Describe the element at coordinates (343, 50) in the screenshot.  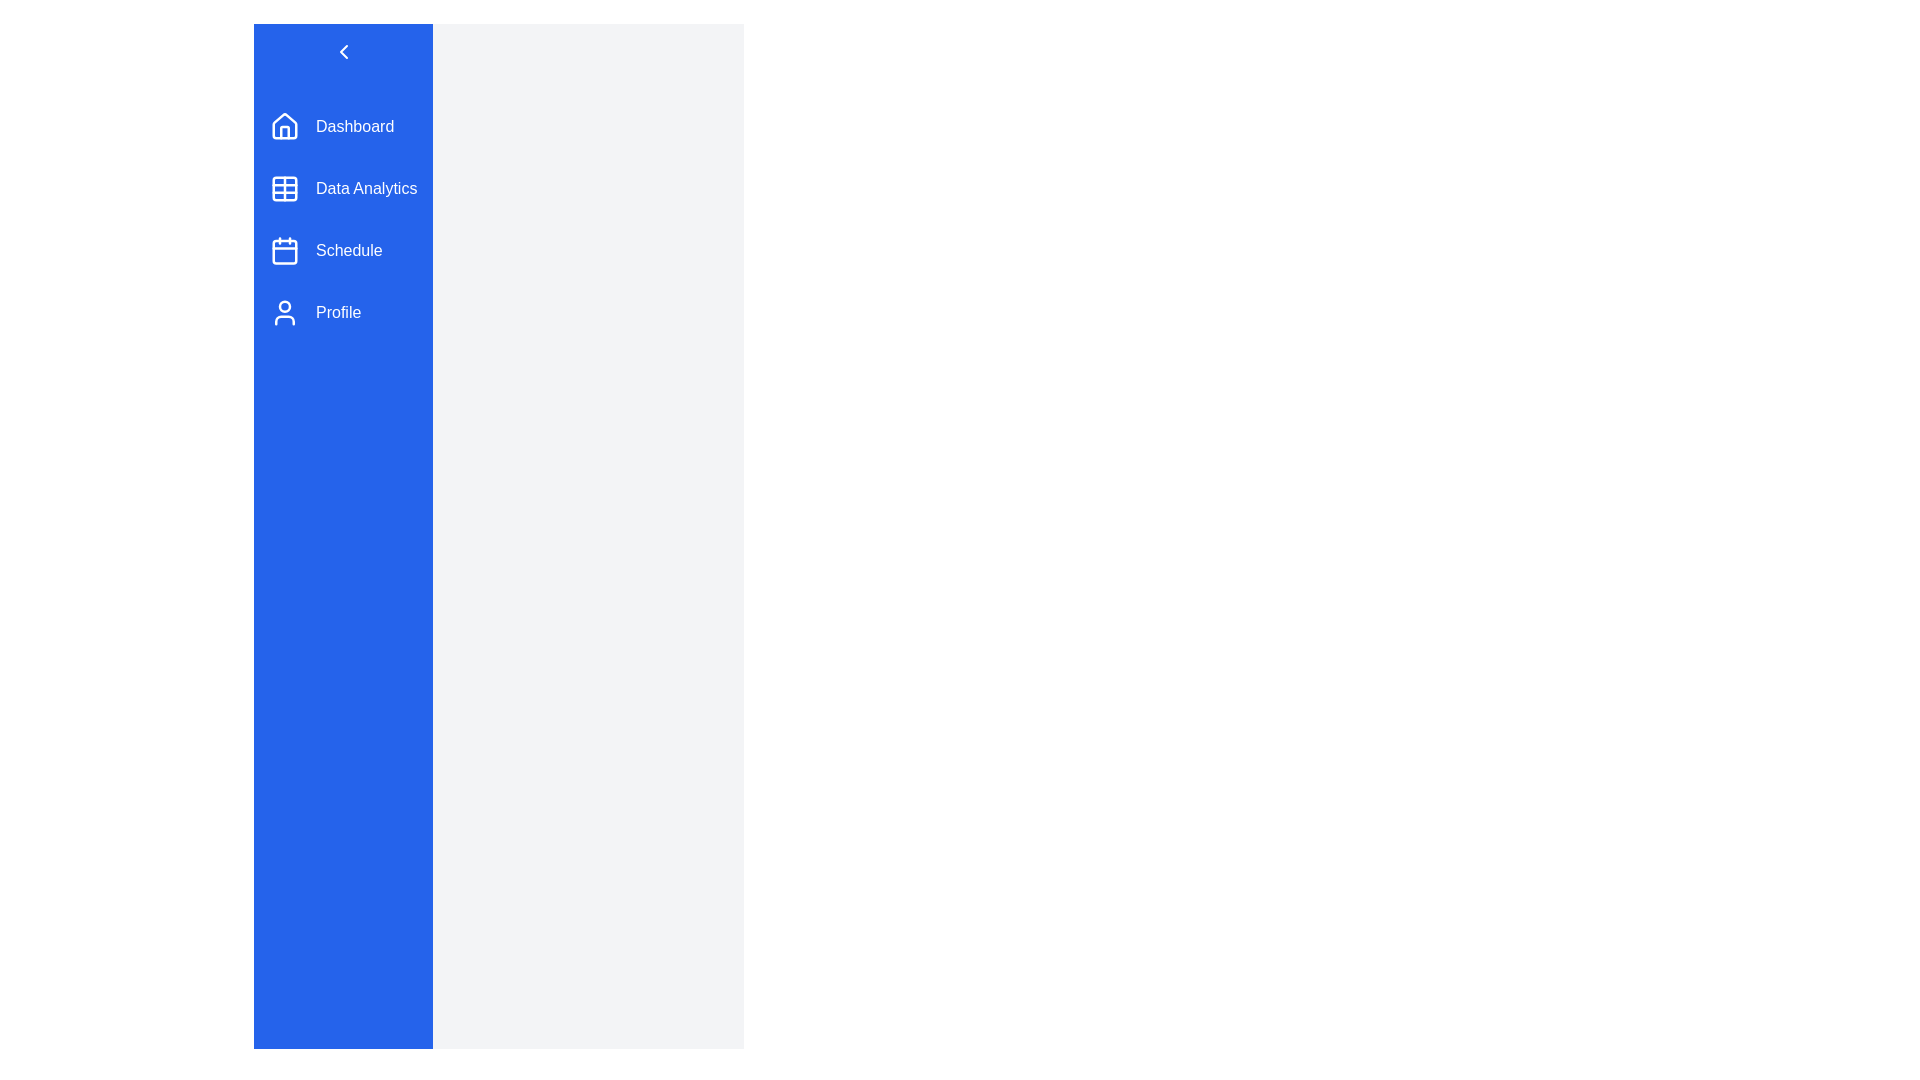
I see `the toggle button to toggle the sidebar menu` at that location.